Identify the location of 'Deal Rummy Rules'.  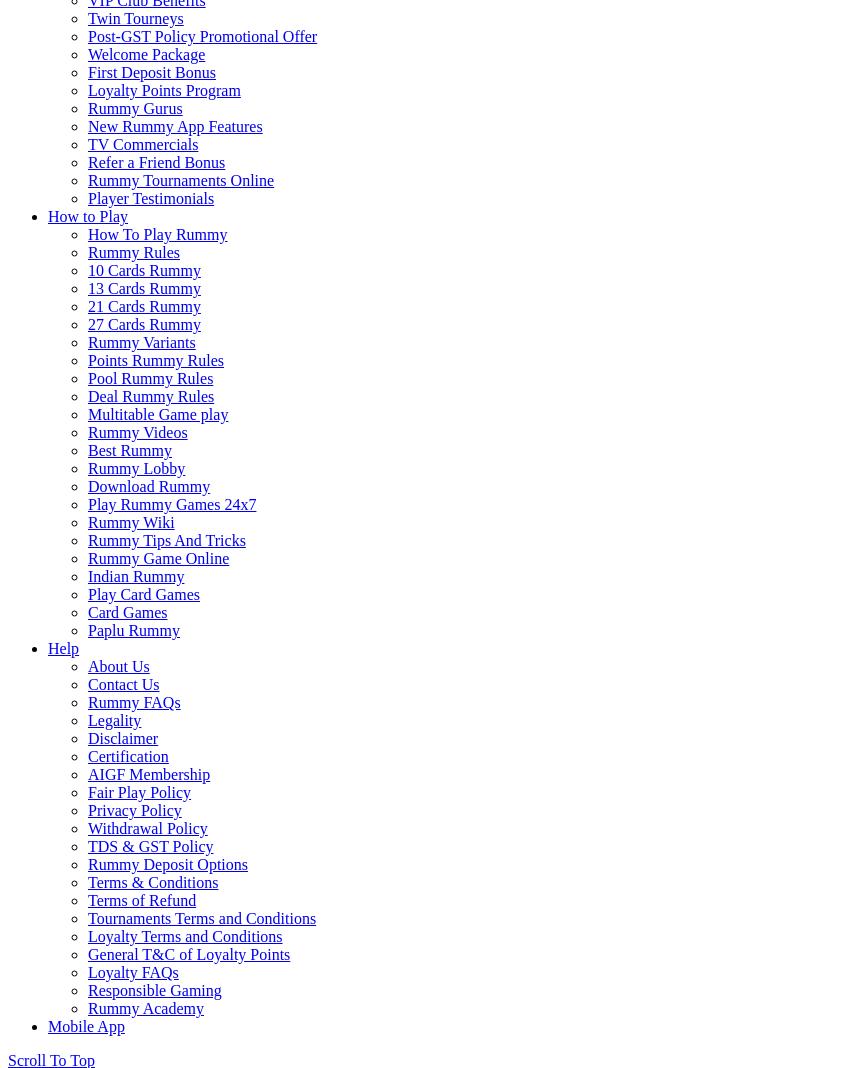
(150, 395).